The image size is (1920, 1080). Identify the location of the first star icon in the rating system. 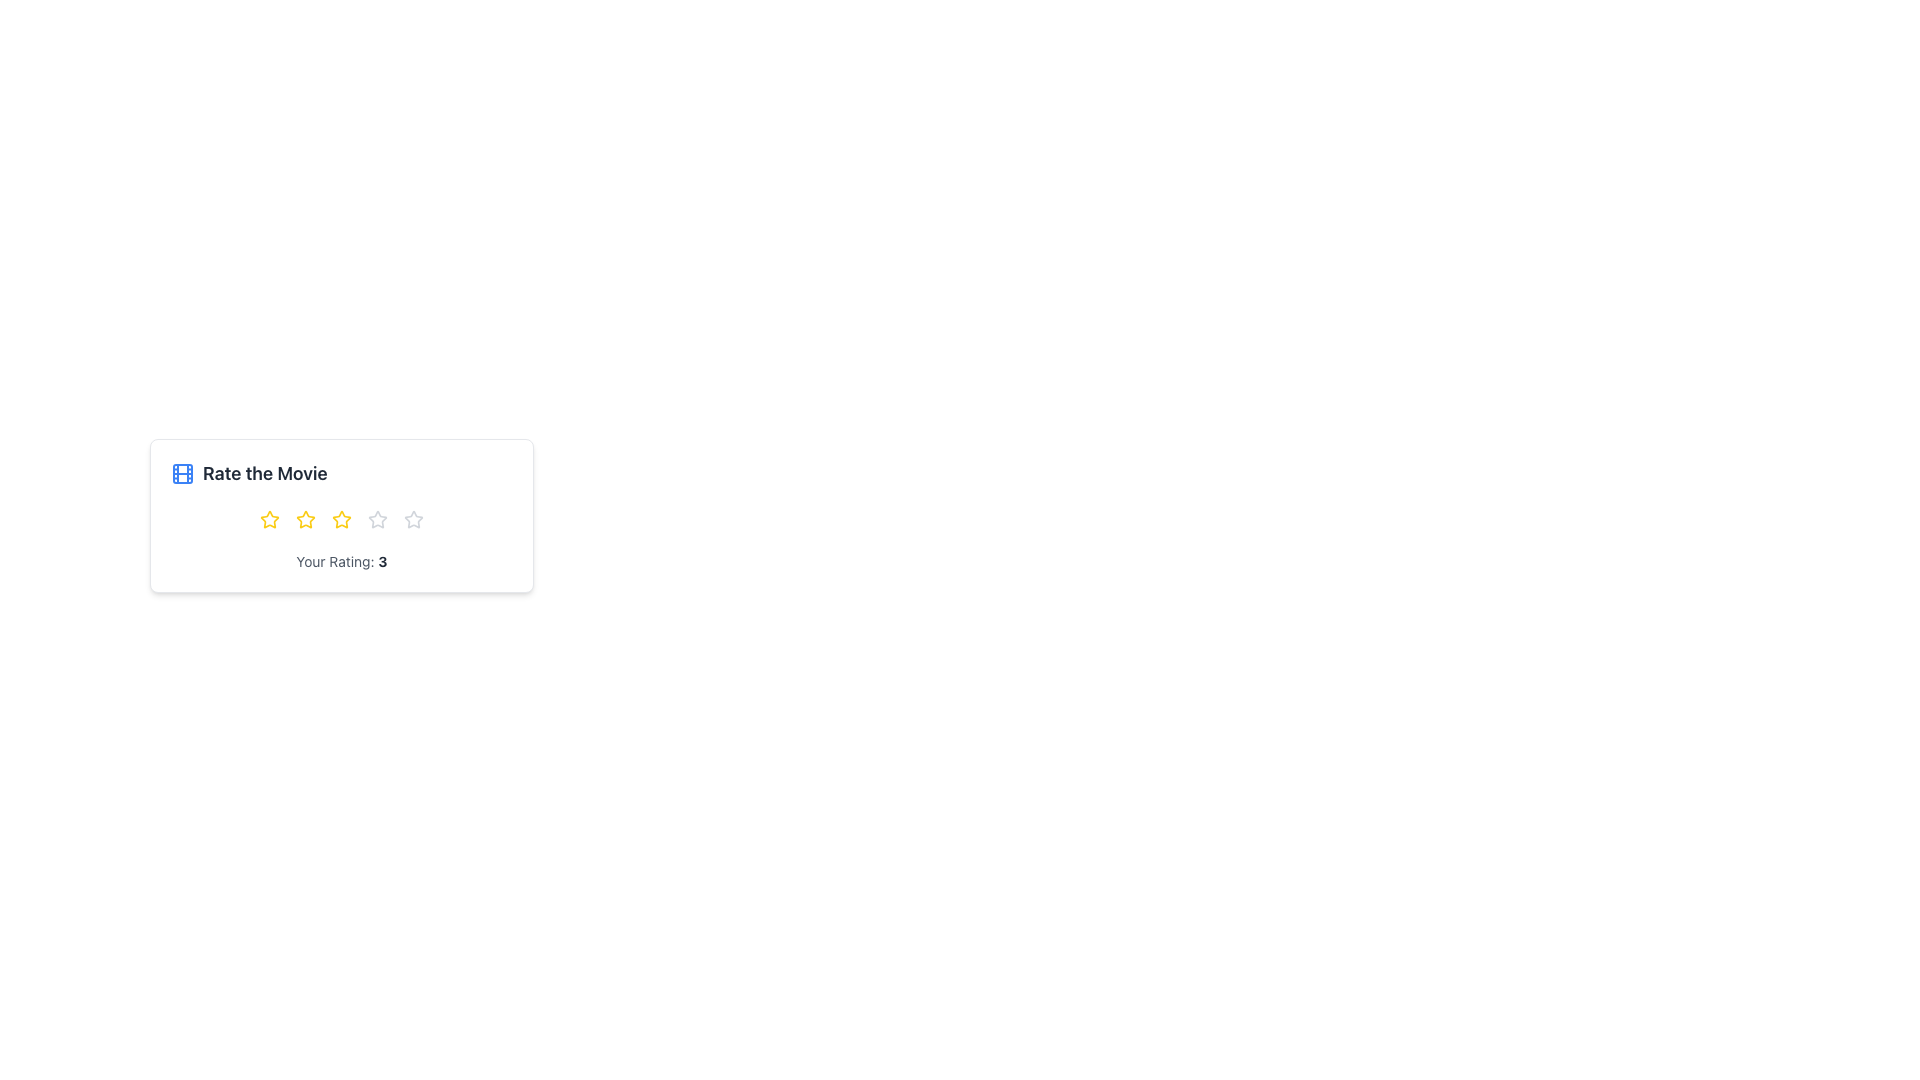
(268, 519).